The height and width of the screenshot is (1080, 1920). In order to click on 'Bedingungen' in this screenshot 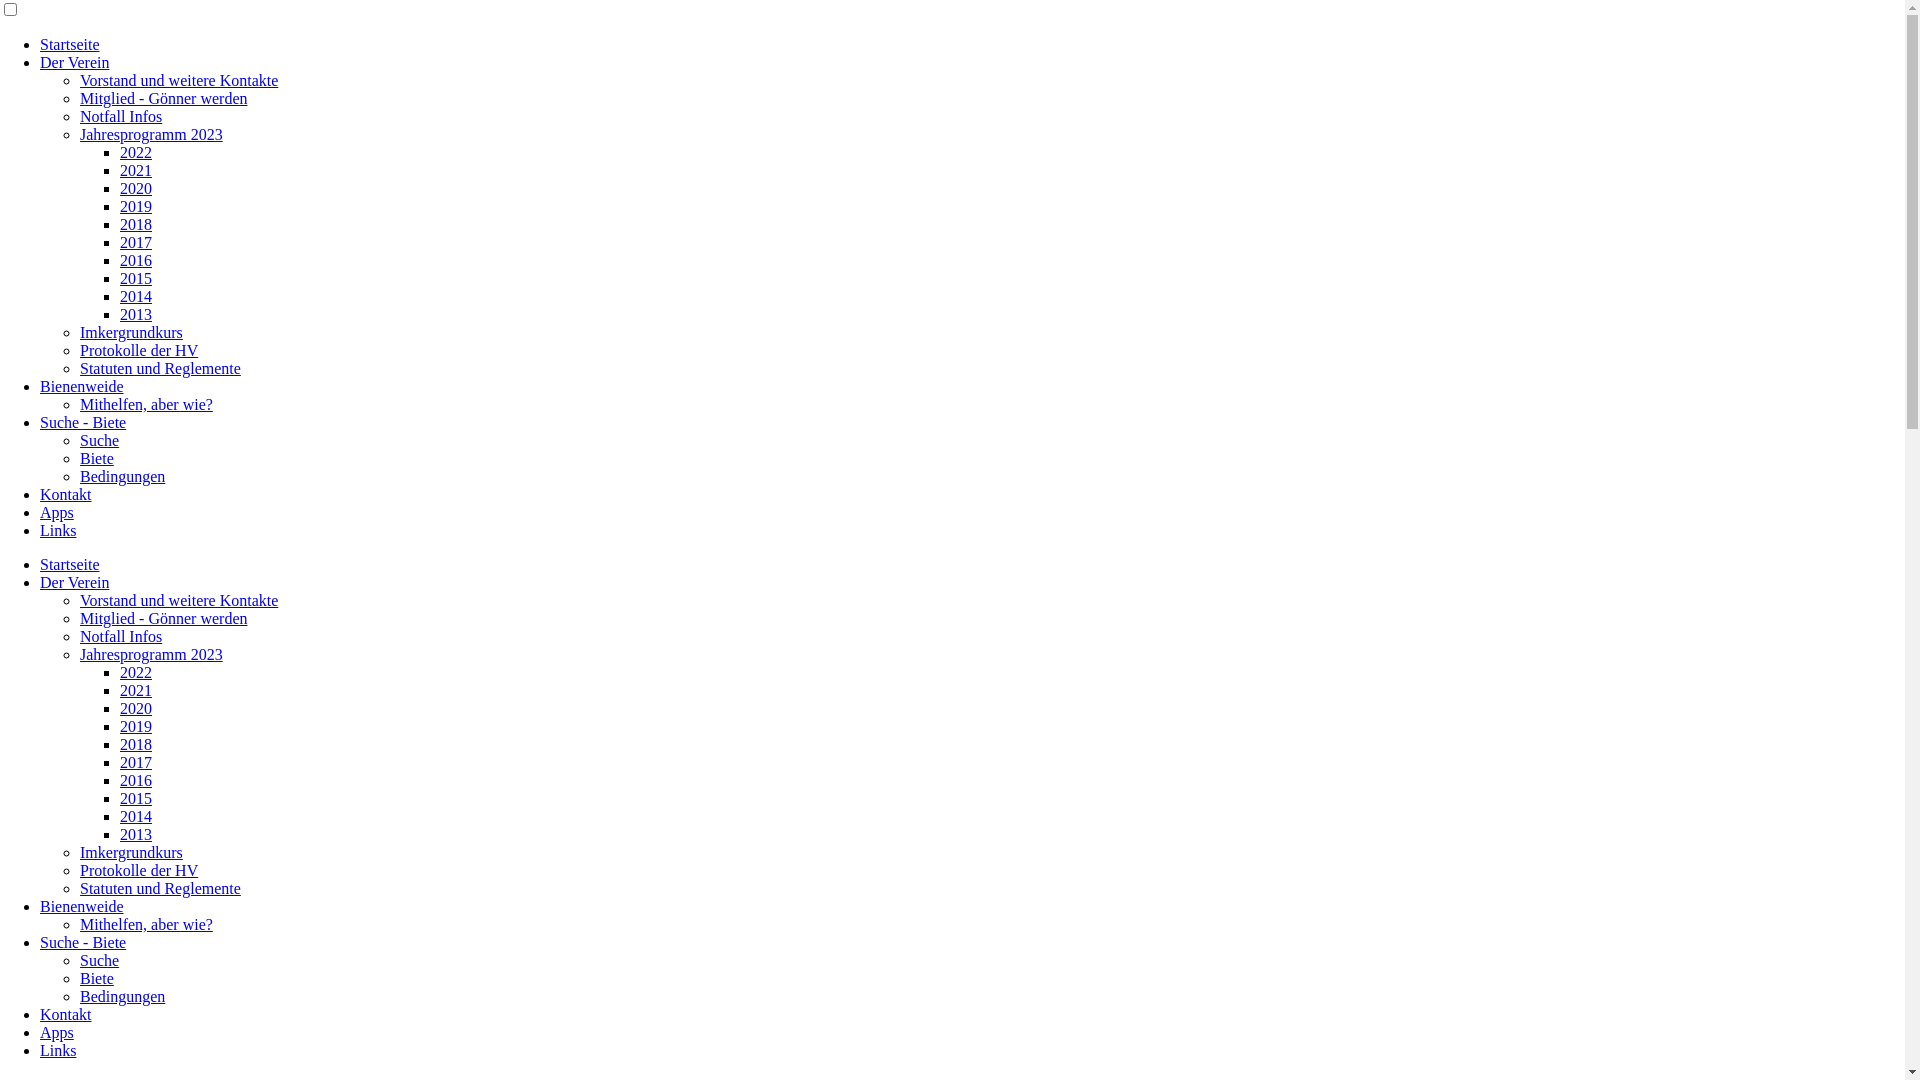, I will do `click(121, 476)`.